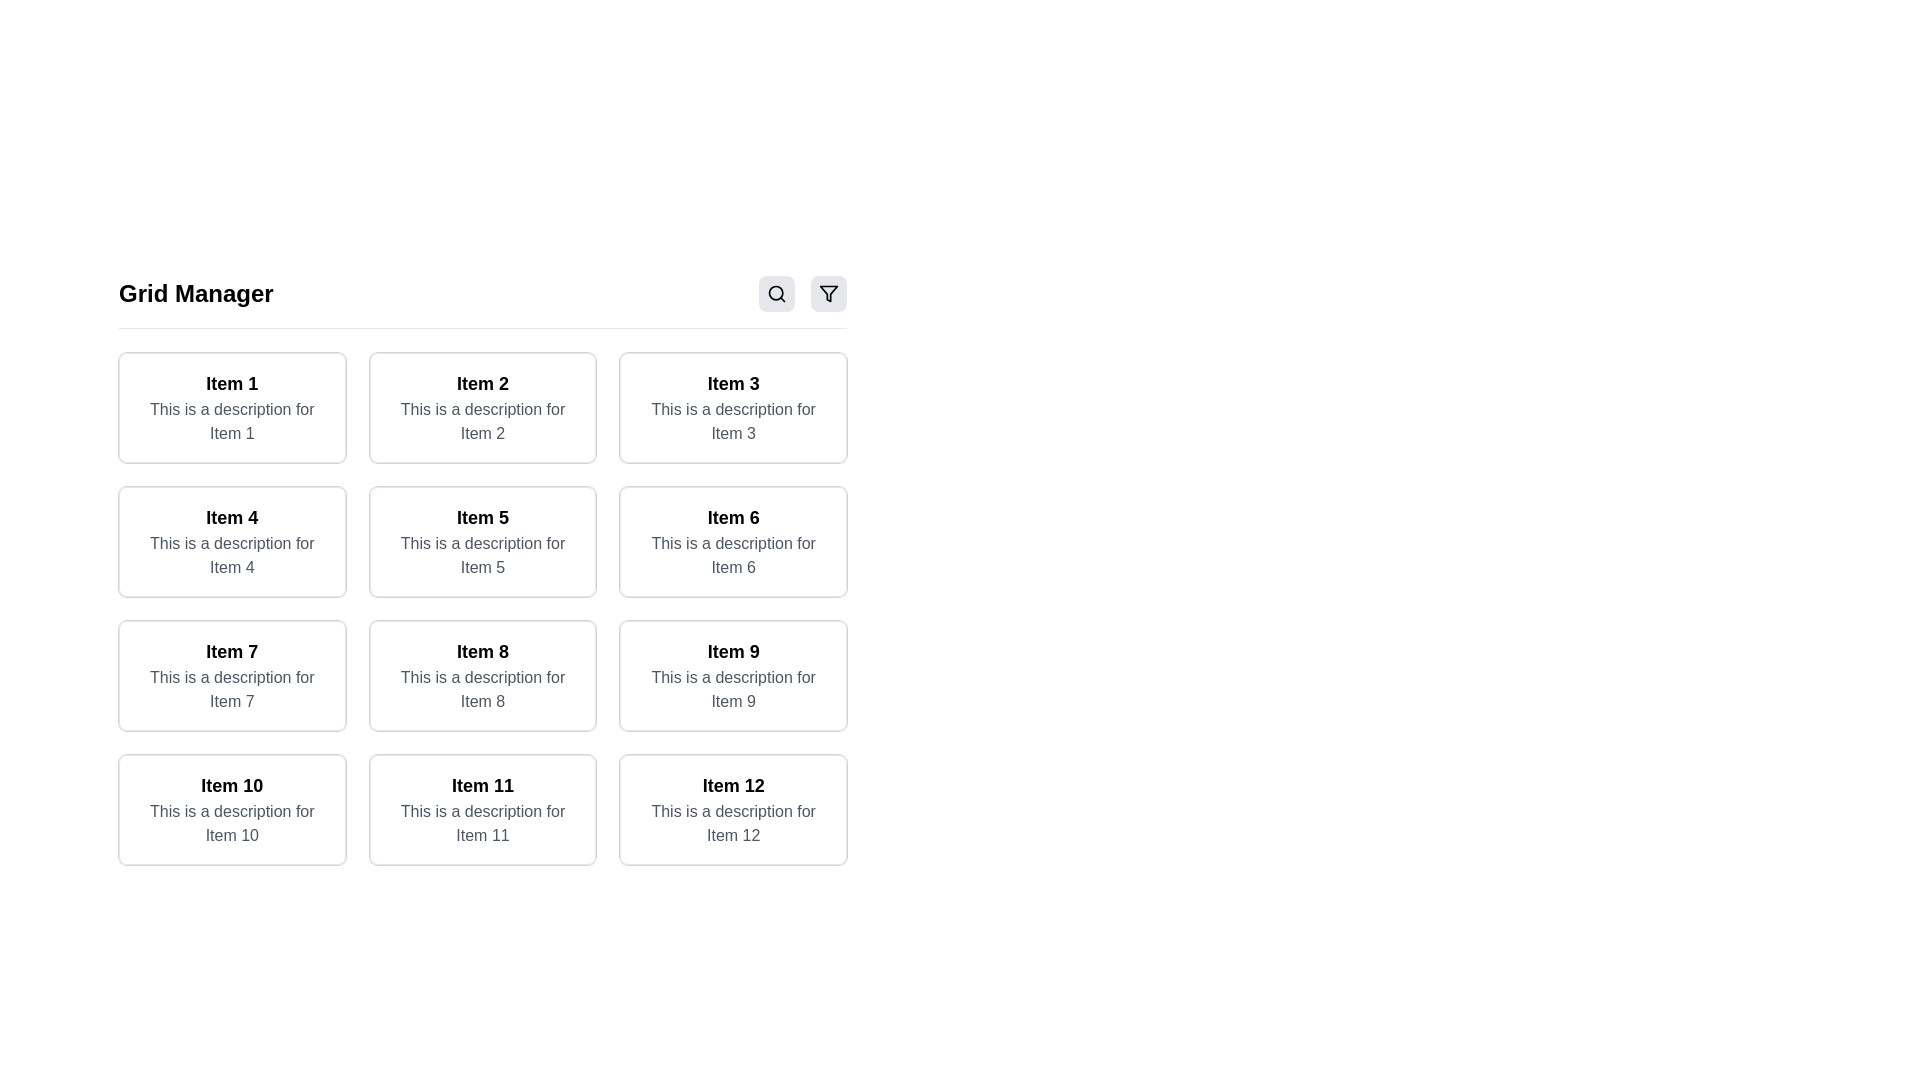 This screenshot has width=1920, height=1080. Describe the element at coordinates (732, 407) in the screenshot. I see `the Card Component that displays a title and description, which is the third element in the three-column grid layout` at that location.